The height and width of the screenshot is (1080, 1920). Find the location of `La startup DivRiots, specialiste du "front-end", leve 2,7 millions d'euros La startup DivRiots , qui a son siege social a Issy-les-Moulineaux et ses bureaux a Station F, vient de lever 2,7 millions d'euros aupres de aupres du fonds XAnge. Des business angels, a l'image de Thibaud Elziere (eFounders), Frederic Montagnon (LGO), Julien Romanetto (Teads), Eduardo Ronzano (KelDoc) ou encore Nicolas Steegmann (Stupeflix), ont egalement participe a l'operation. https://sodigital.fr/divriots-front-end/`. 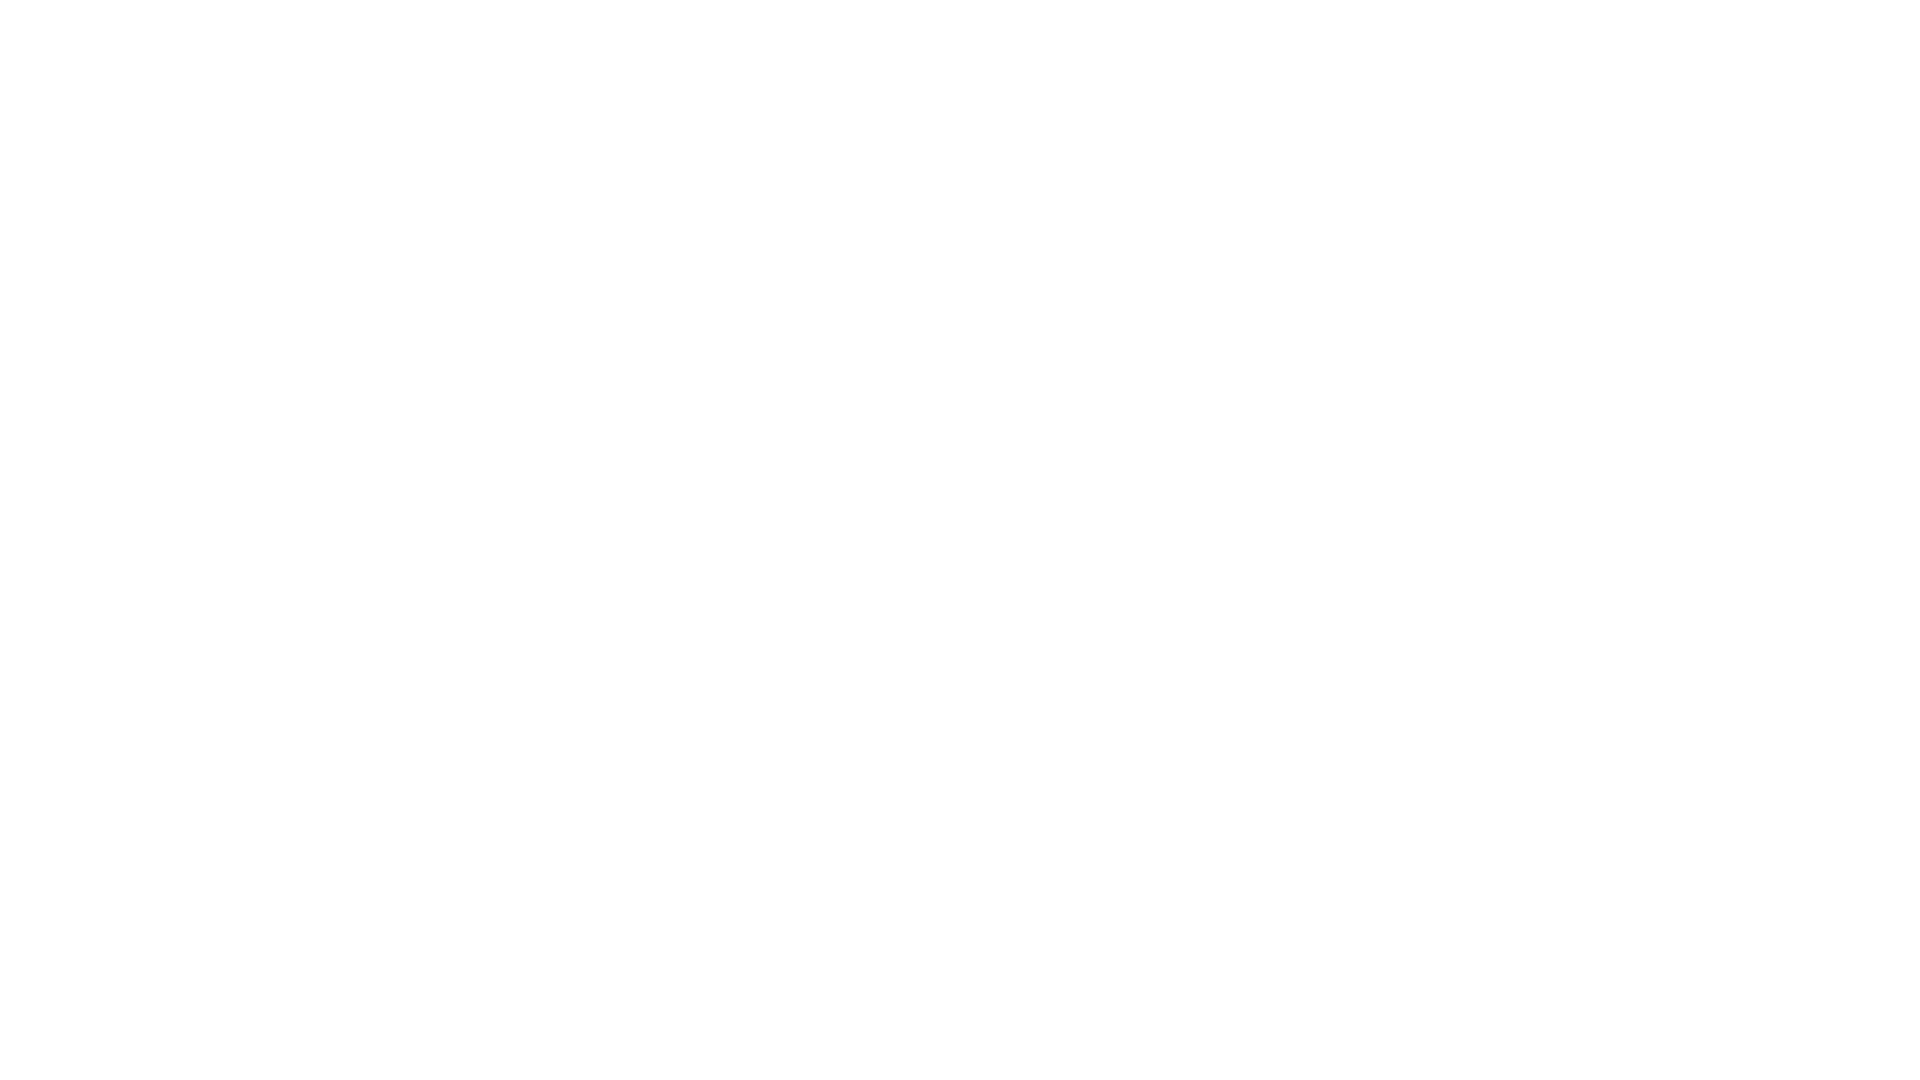

La startup DivRiots, specialiste du "front-end", leve 2,7 millions d'euros La startup DivRiots , qui a son siege social a Issy-les-Moulineaux et ses bureaux a Station F, vient de lever 2,7 millions d'euros aupres de aupres du fonds XAnge. Des business angels, a l'image de Thibaud Elziere (eFounders), Frederic Montagnon (LGO), Julien Romanetto (Teads), Eduardo Ronzano (KelDoc) ou encore Nicolas Steegmann (Stupeflix), ont egalement participe a l'operation. https://sodigital.fr/divriots-front-end/ is located at coordinates (960, 601).